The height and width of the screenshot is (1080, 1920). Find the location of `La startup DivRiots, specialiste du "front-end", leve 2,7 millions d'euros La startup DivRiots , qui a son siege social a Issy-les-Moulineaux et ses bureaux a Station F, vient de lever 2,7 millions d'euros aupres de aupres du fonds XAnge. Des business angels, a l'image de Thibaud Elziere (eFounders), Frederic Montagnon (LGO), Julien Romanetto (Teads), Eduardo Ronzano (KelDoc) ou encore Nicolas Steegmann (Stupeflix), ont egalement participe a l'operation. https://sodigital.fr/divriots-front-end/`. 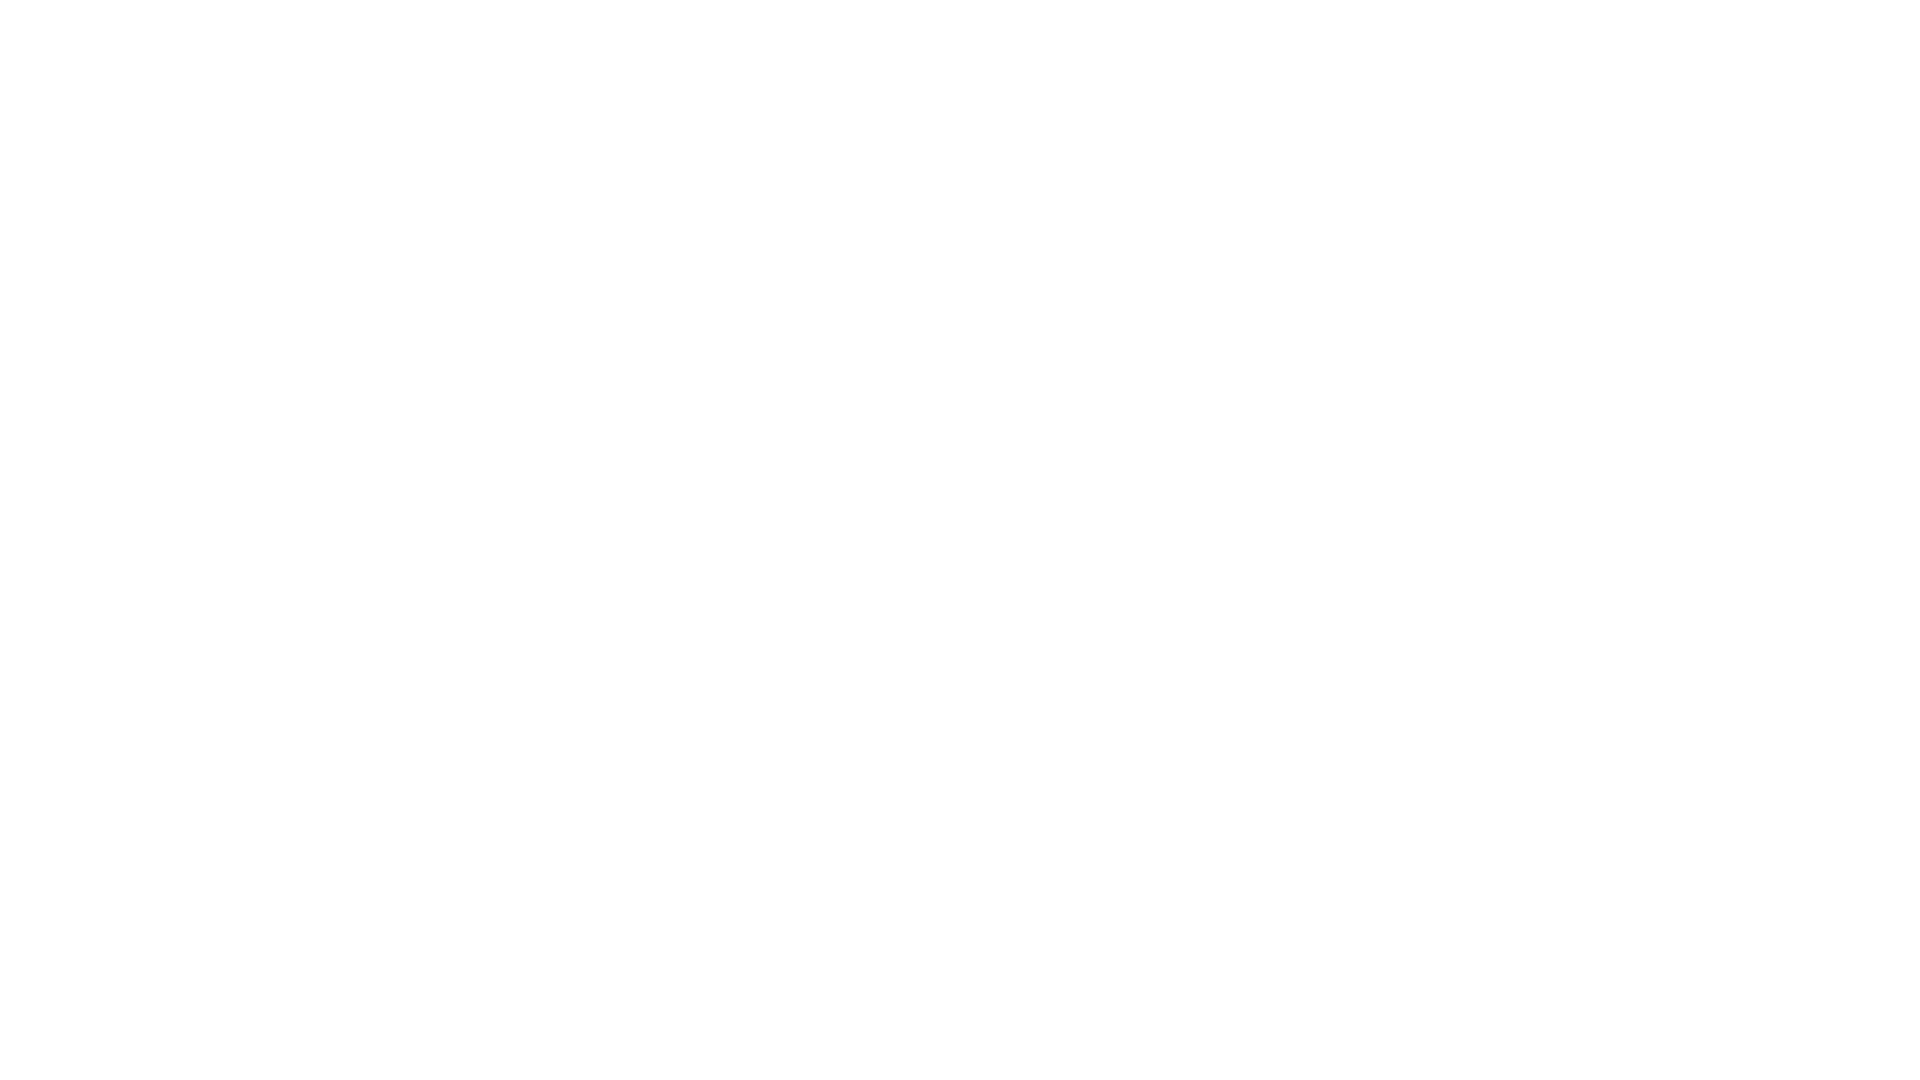

La startup DivRiots, specialiste du "front-end", leve 2,7 millions d'euros La startup DivRiots , qui a son siege social a Issy-les-Moulineaux et ses bureaux a Station F, vient de lever 2,7 millions d'euros aupres de aupres du fonds XAnge. Des business angels, a l'image de Thibaud Elziere (eFounders), Frederic Montagnon (LGO), Julien Romanetto (Teads), Eduardo Ronzano (KelDoc) ou encore Nicolas Steegmann (Stupeflix), ont egalement participe a l'operation. https://sodigital.fr/divriots-front-end/ is located at coordinates (960, 601).